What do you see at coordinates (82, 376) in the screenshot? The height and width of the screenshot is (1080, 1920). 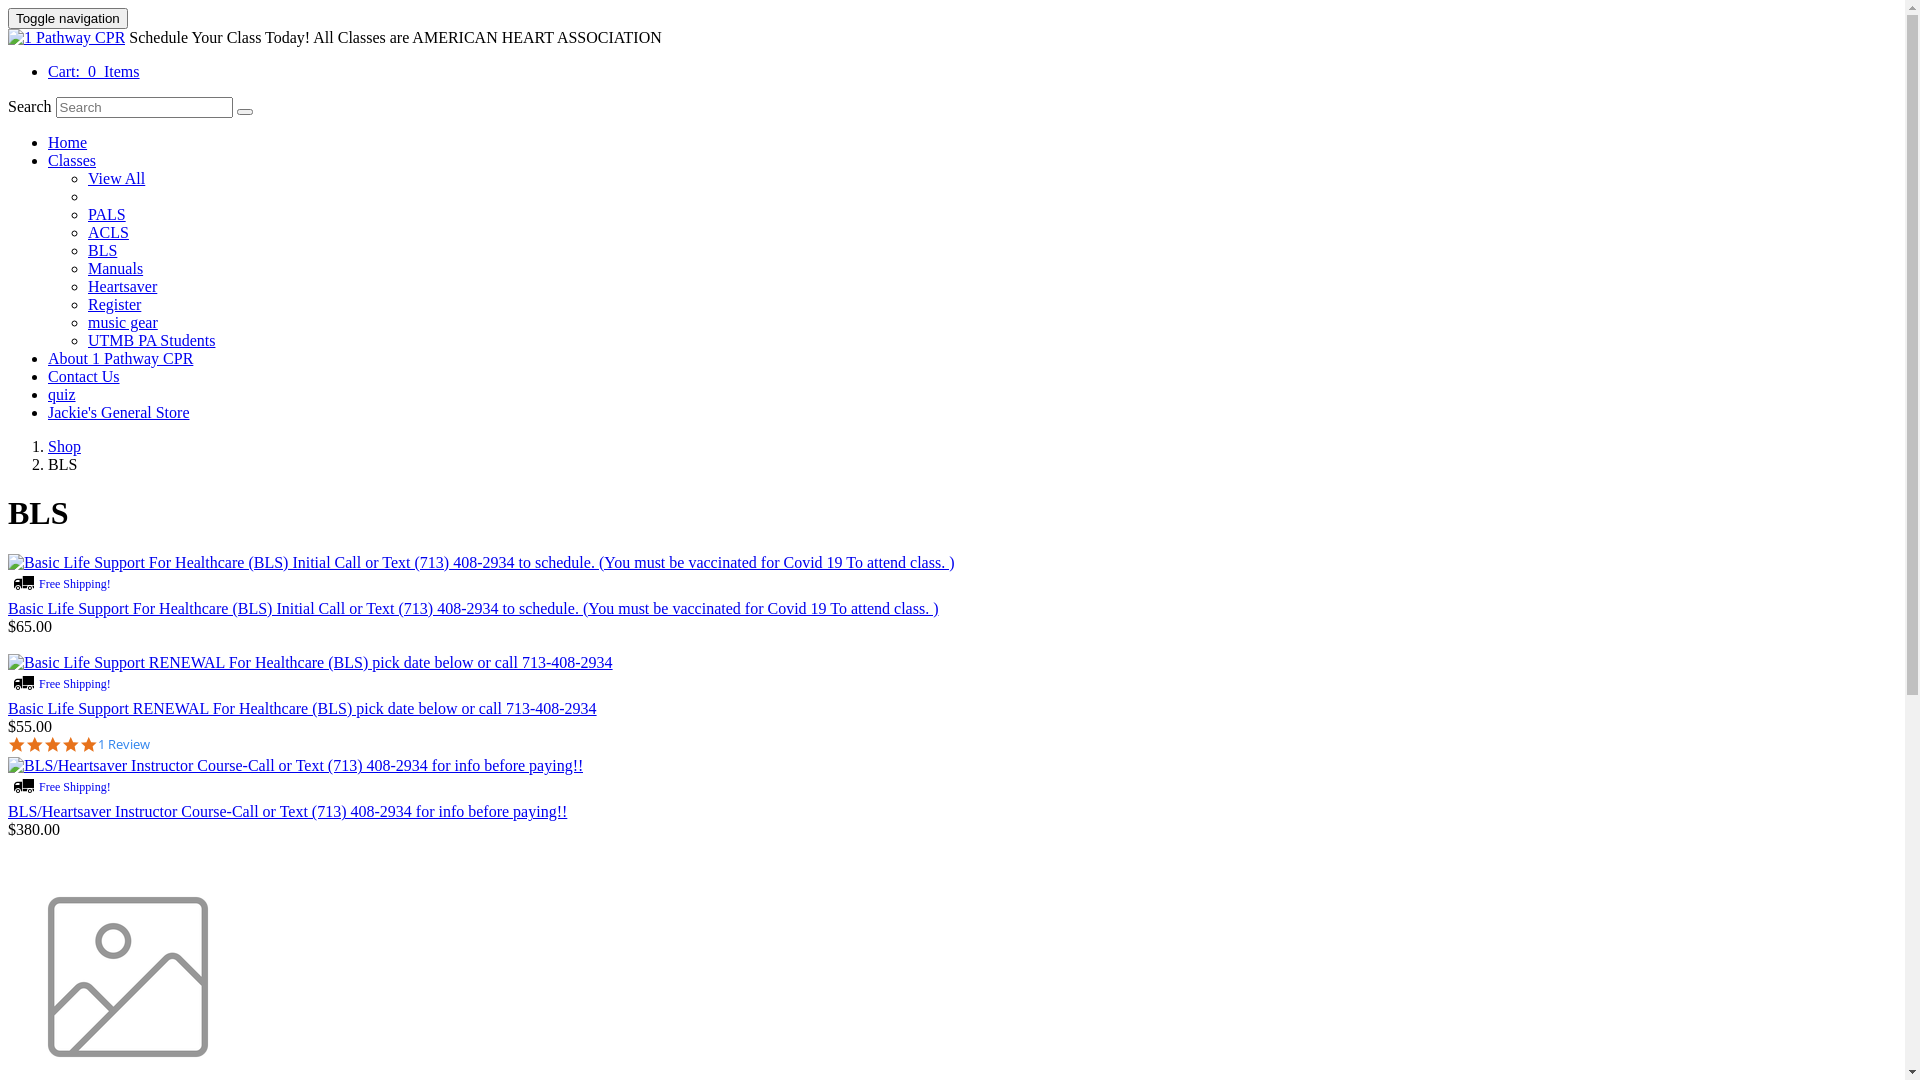 I see `'Contact Us'` at bounding box center [82, 376].